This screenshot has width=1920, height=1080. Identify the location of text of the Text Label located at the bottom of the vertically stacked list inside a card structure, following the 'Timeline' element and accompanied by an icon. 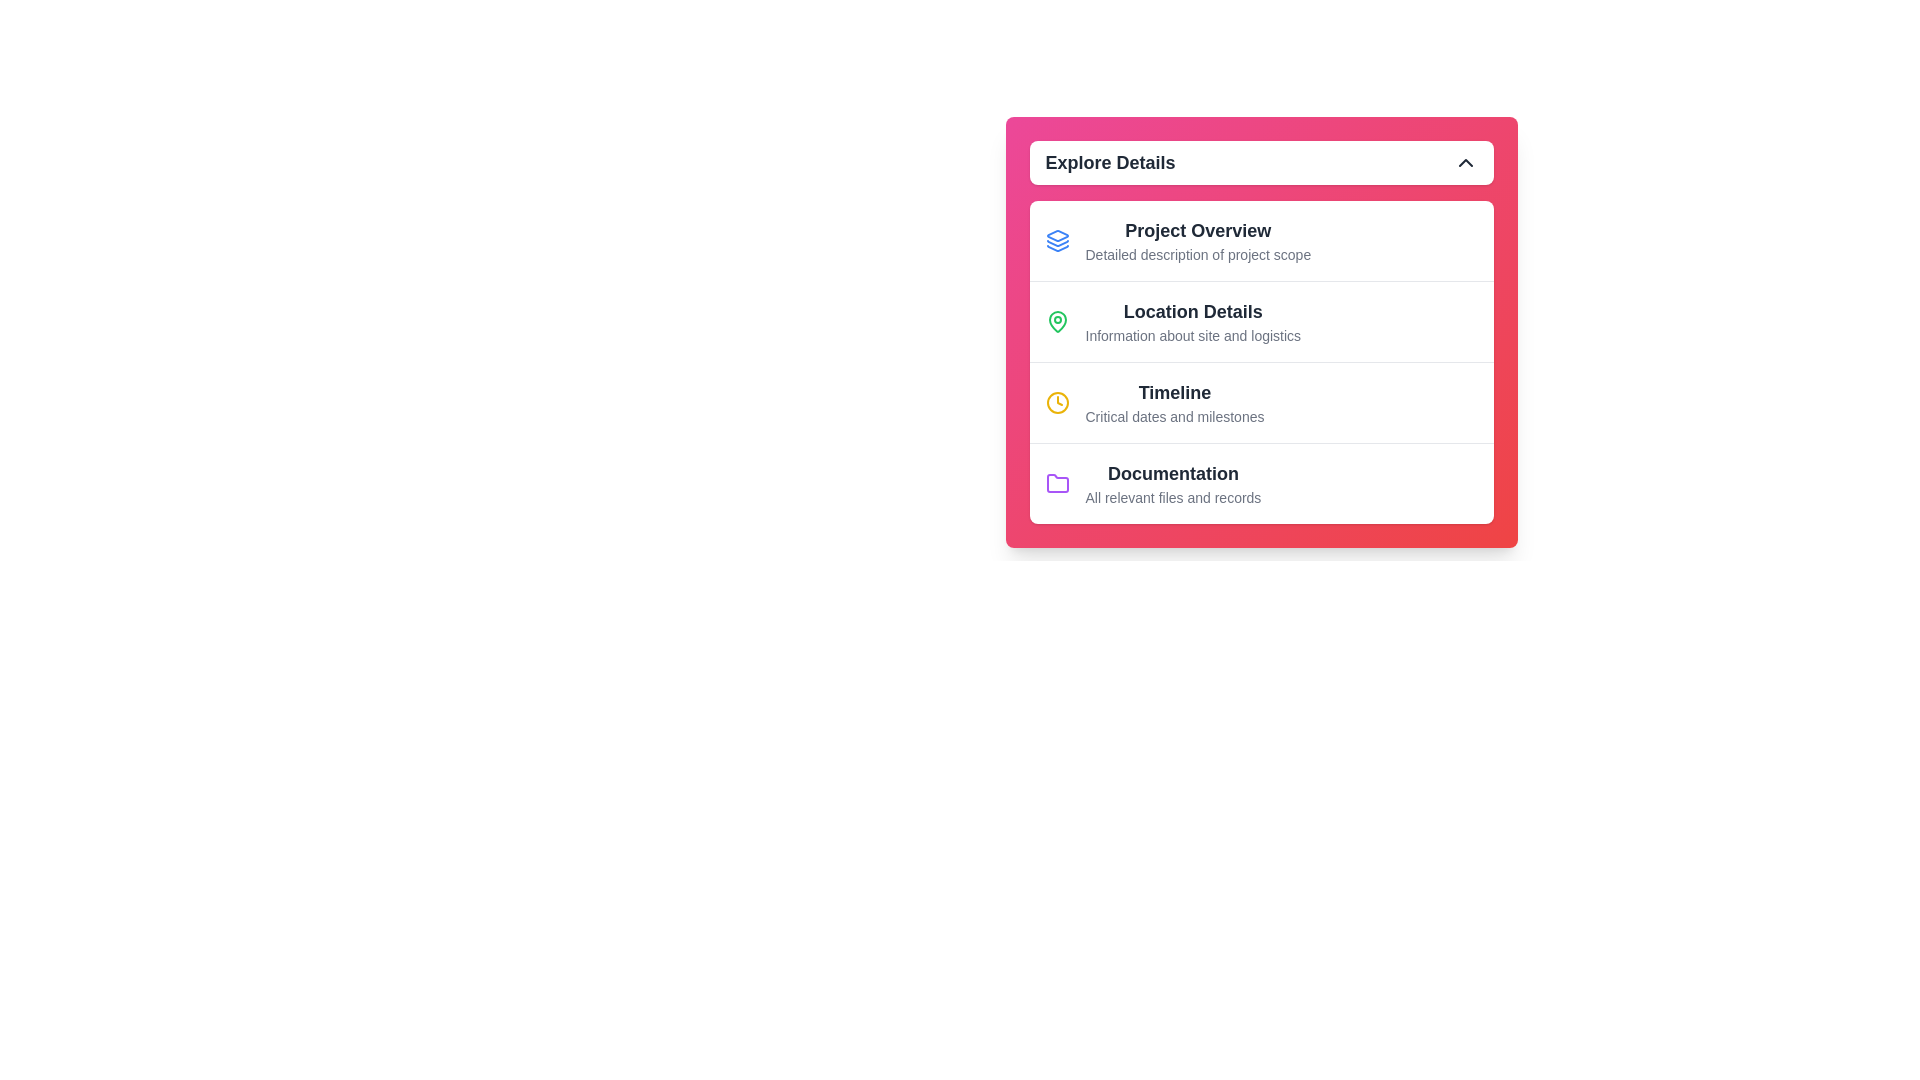
(1173, 483).